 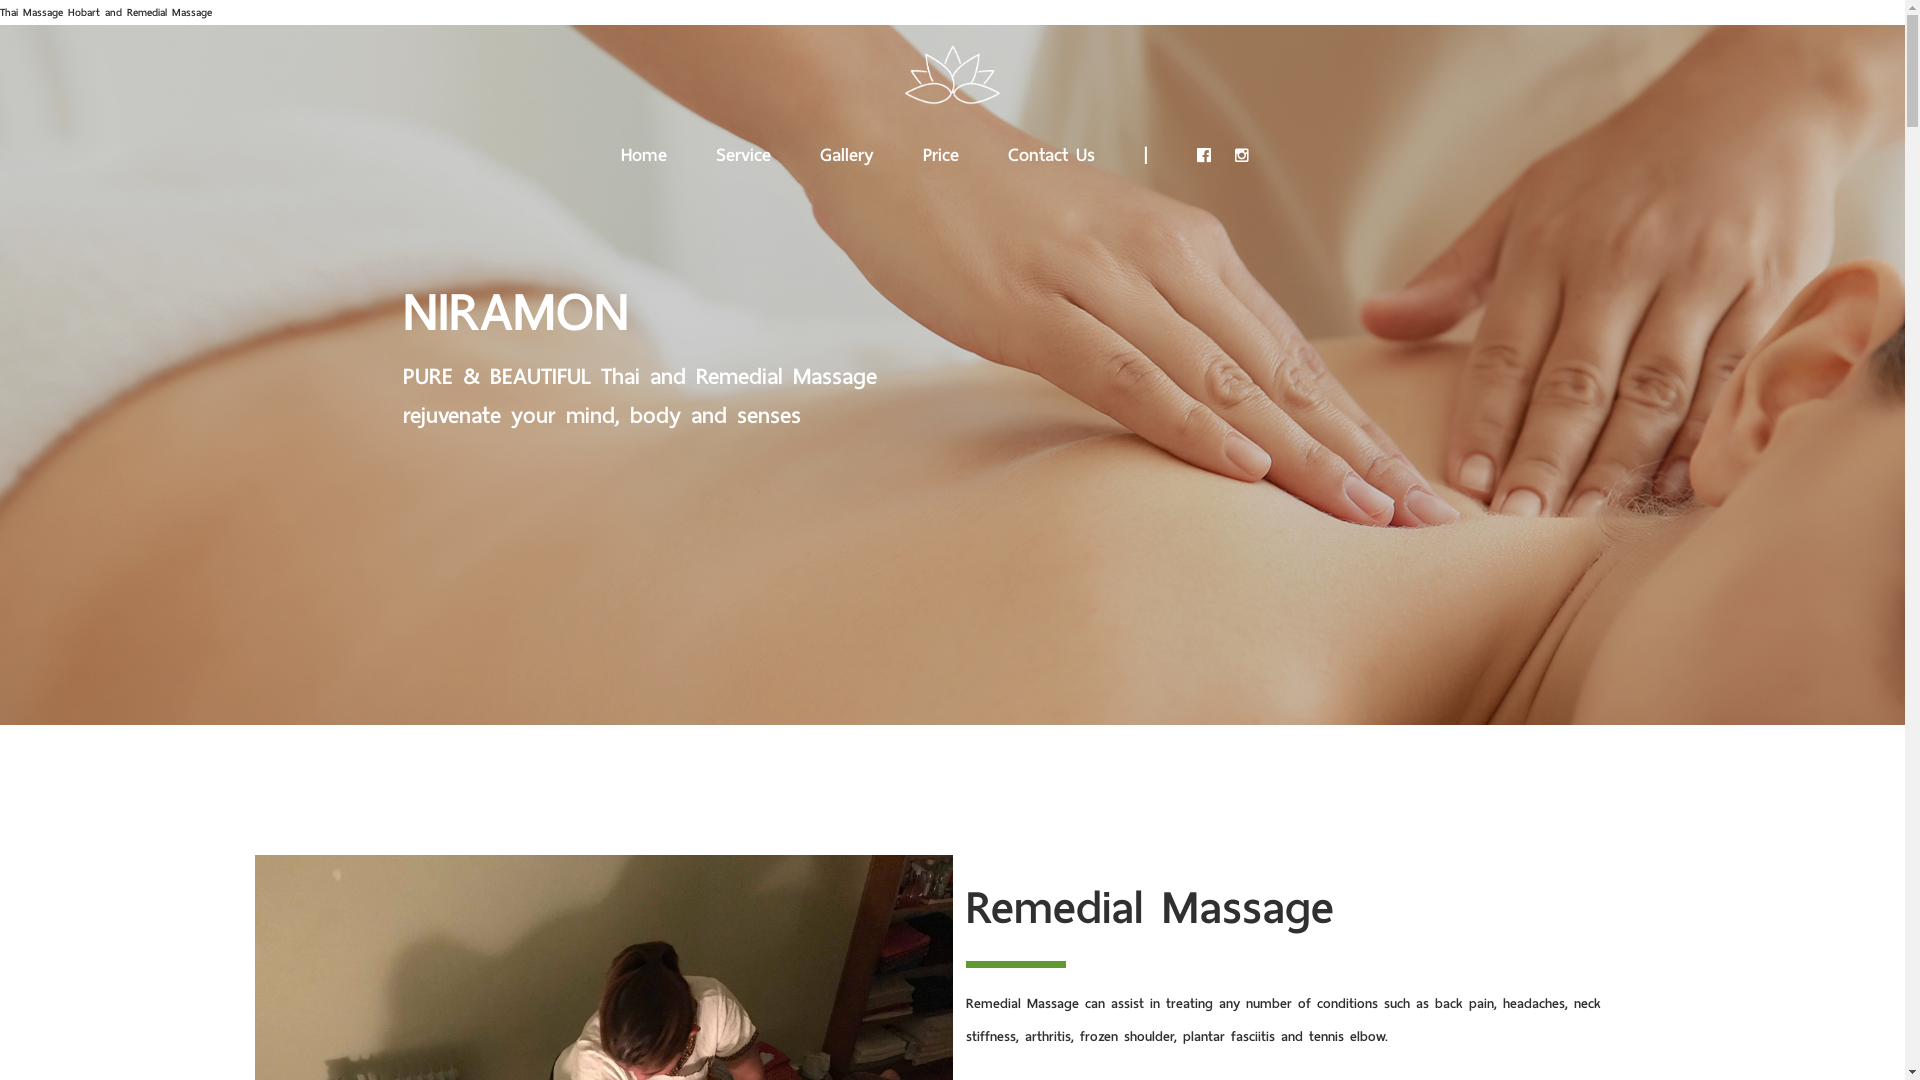 What do you see at coordinates (1146, 149) in the screenshot?
I see `'|'` at bounding box center [1146, 149].